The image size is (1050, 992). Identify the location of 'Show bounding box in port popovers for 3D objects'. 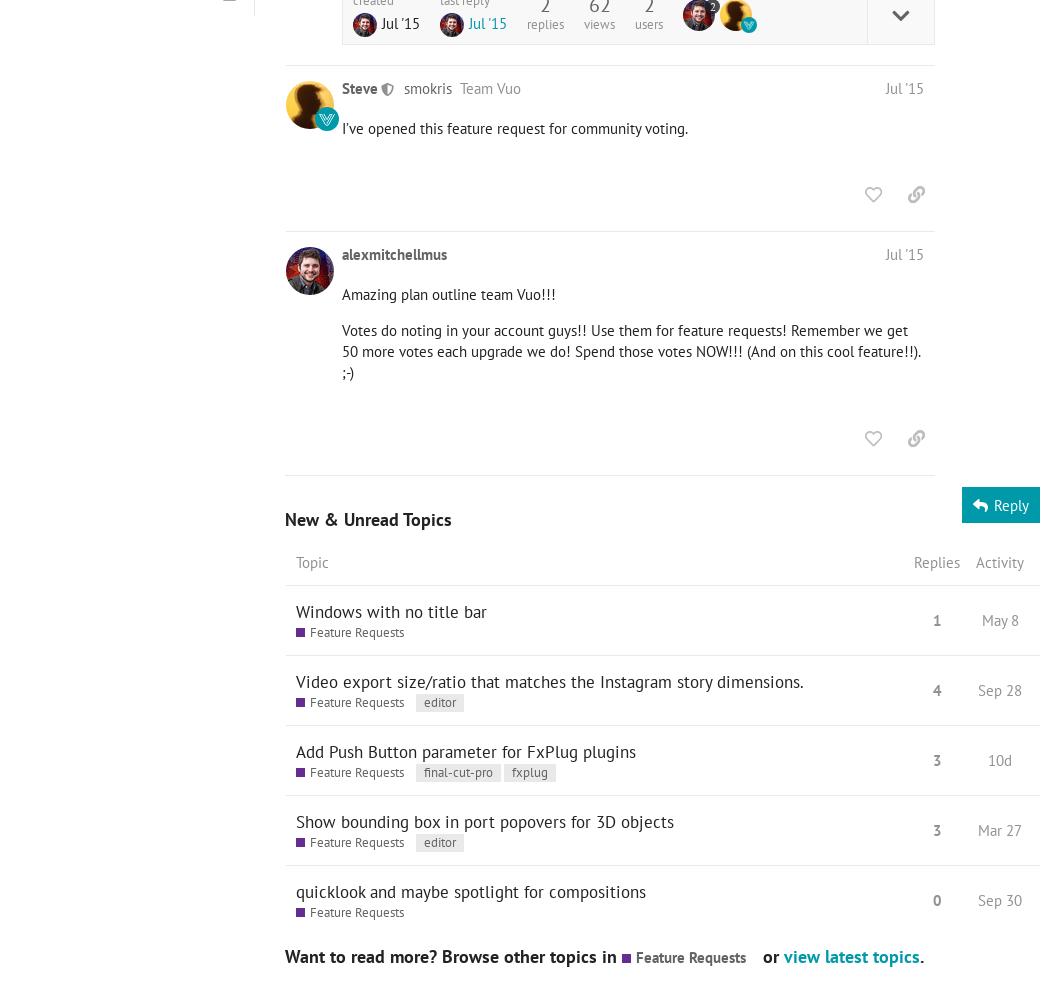
(484, 820).